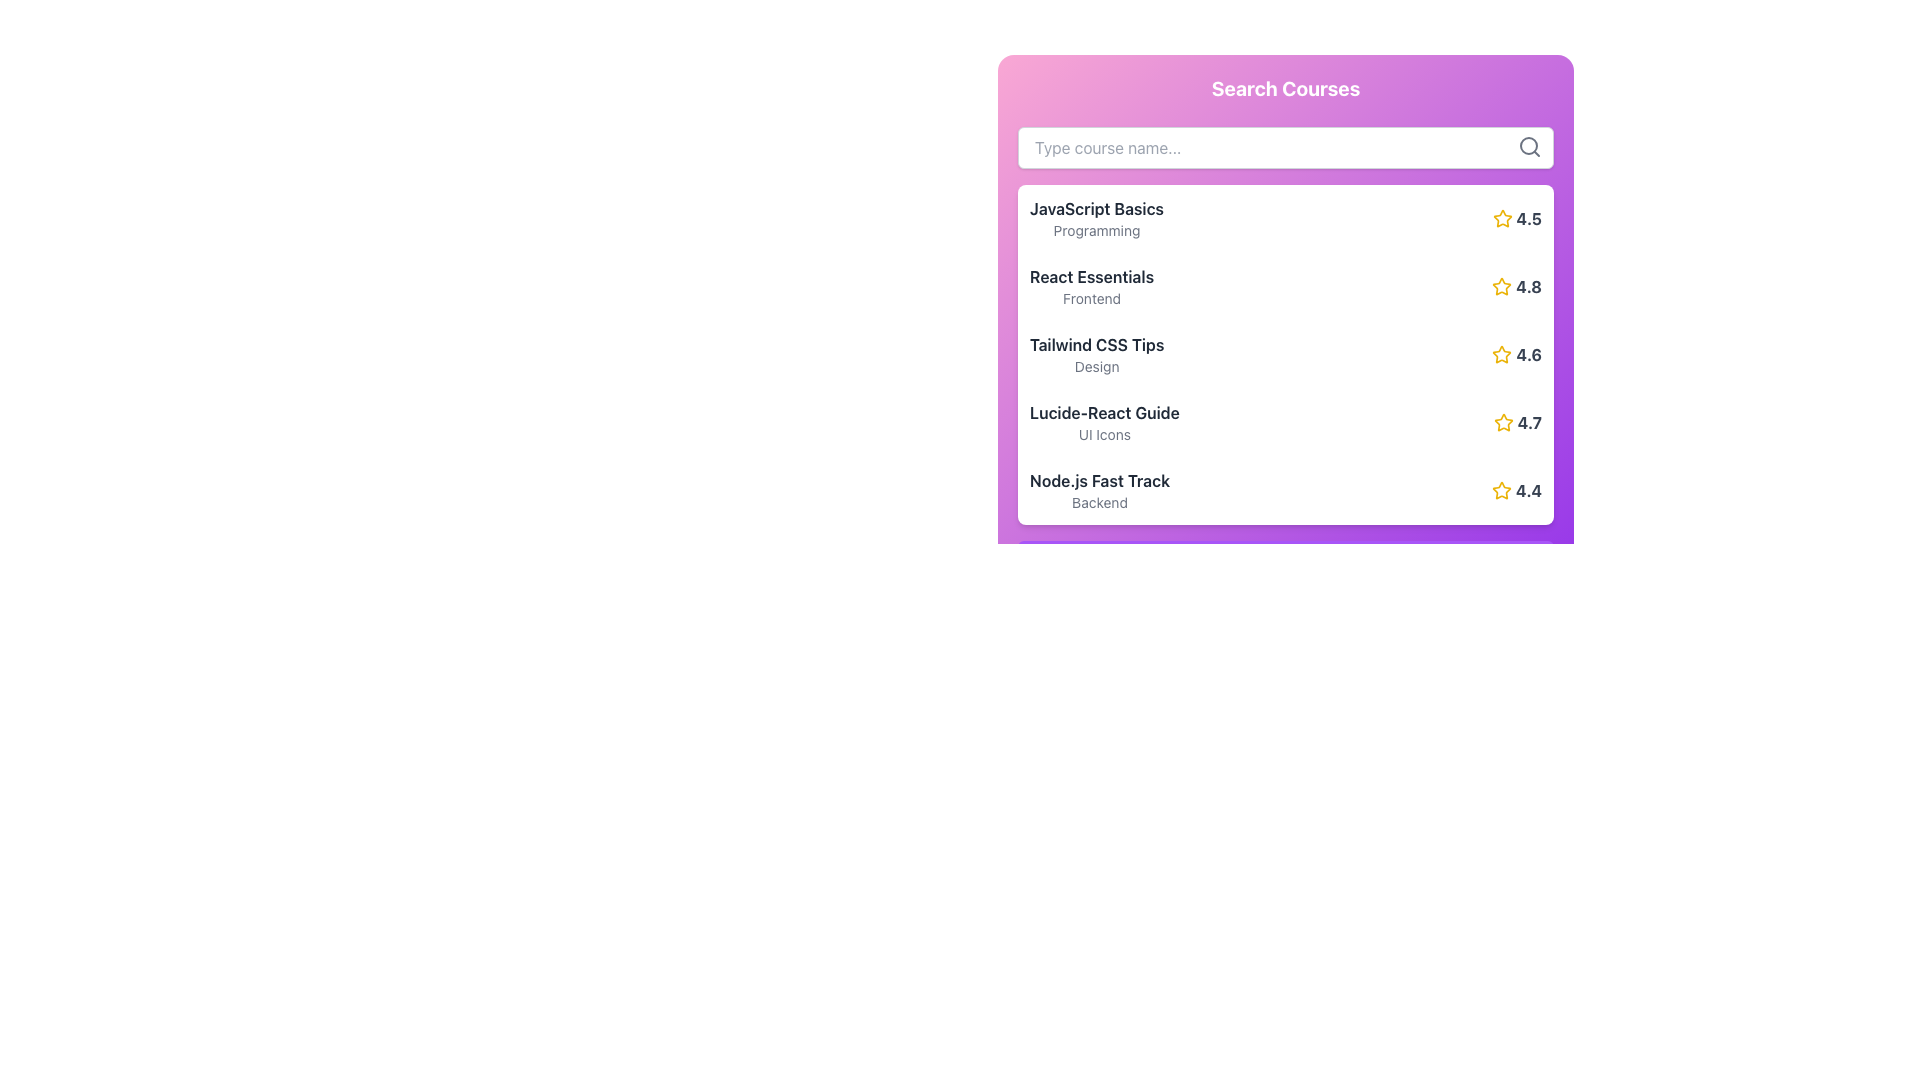 This screenshot has width=1920, height=1080. I want to click on numerical rating value displayed in the text label located to the right of the star icon for the course 'Lucide-React Guide', which is the fourth item in the list, so click(1528, 422).